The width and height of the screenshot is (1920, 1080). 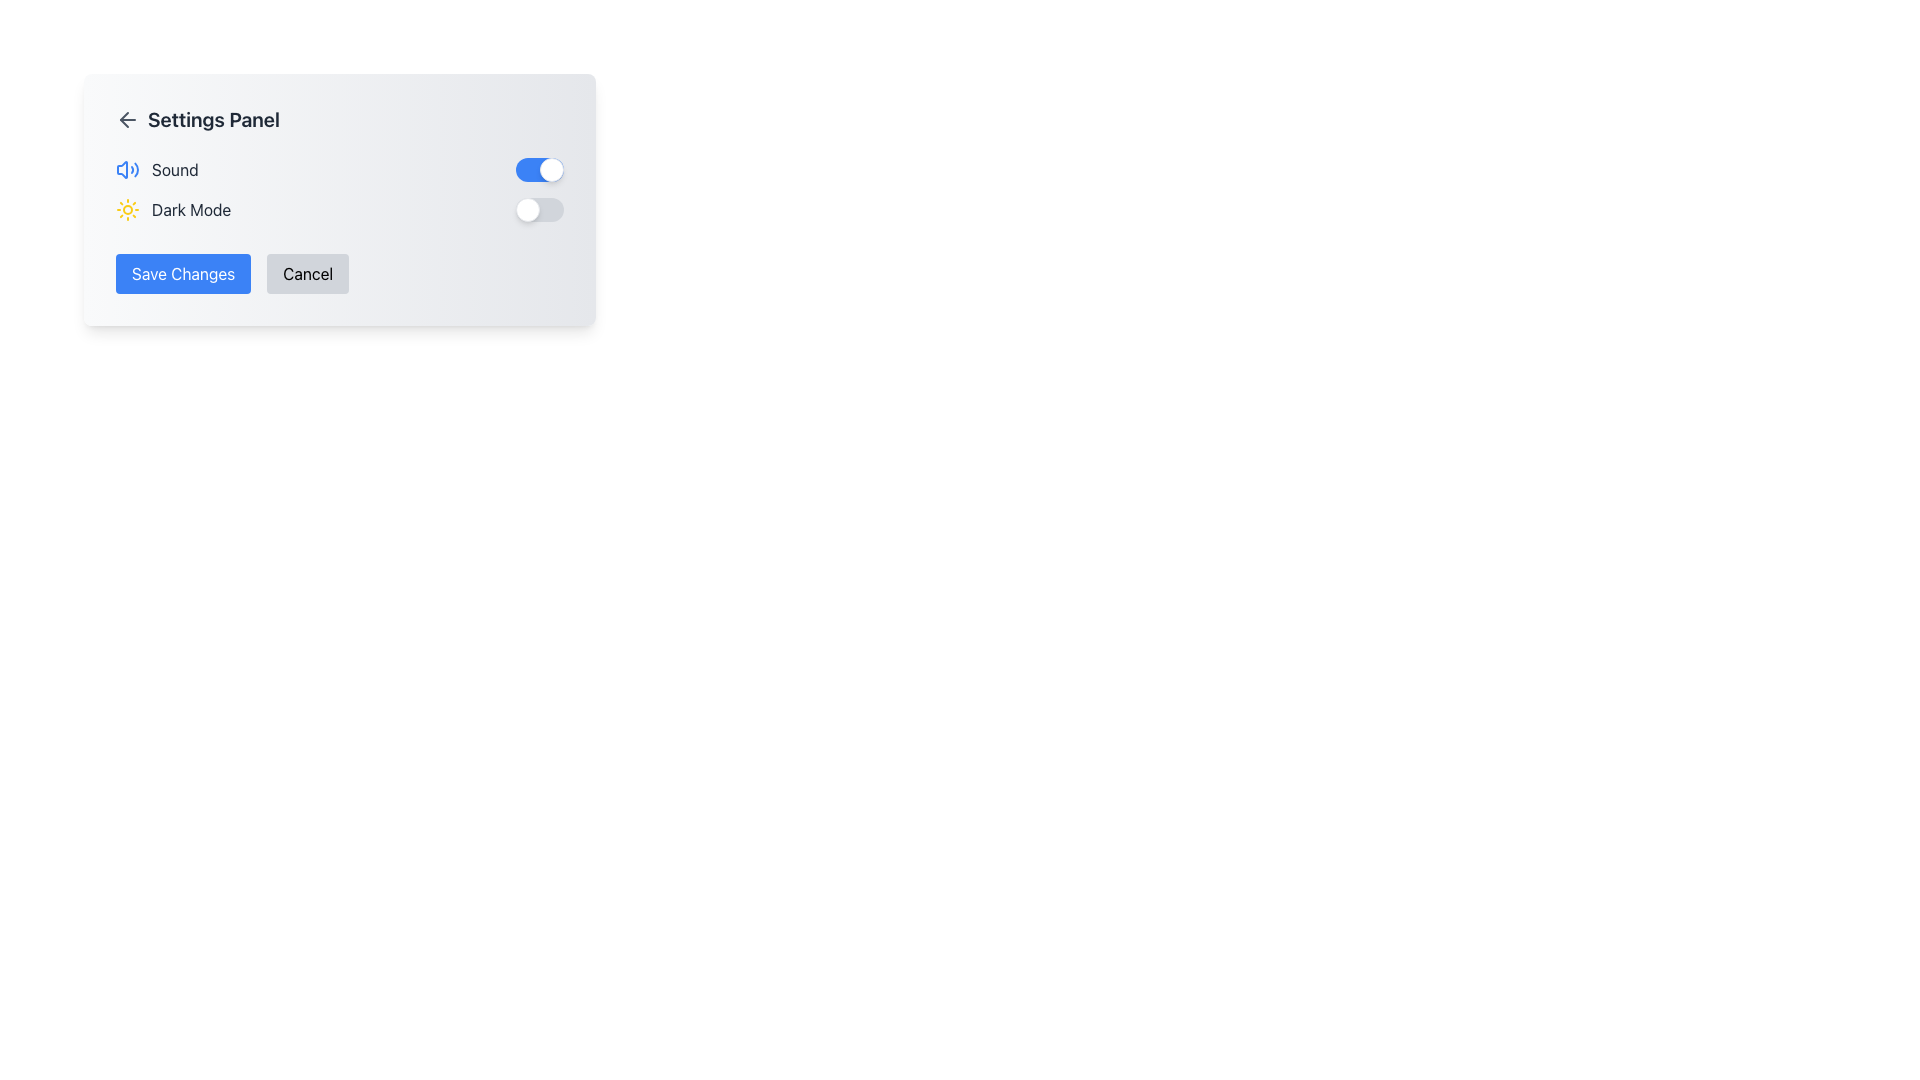 What do you see at coordinates (340, 209) in the screenshot?
I see `the toggle knob of the 'Dark Mode' switch located in the 'Settings Panel' interface` at bounding box center [340, 209].